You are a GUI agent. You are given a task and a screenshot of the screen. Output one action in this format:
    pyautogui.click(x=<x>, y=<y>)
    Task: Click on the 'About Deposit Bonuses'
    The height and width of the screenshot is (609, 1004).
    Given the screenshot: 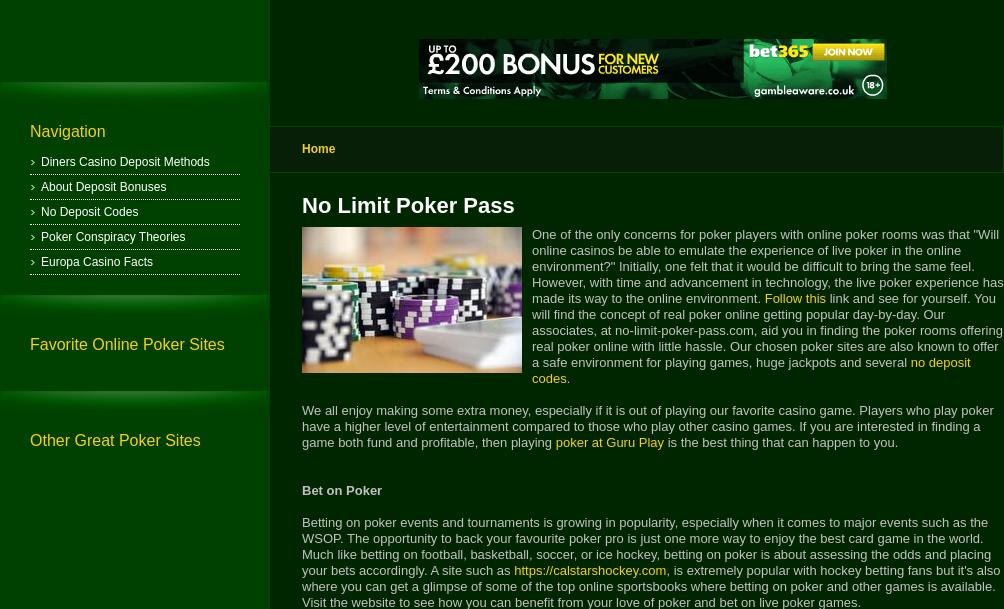 What is the action you would take?
    pyautogui.click(x=40, y=187)
    